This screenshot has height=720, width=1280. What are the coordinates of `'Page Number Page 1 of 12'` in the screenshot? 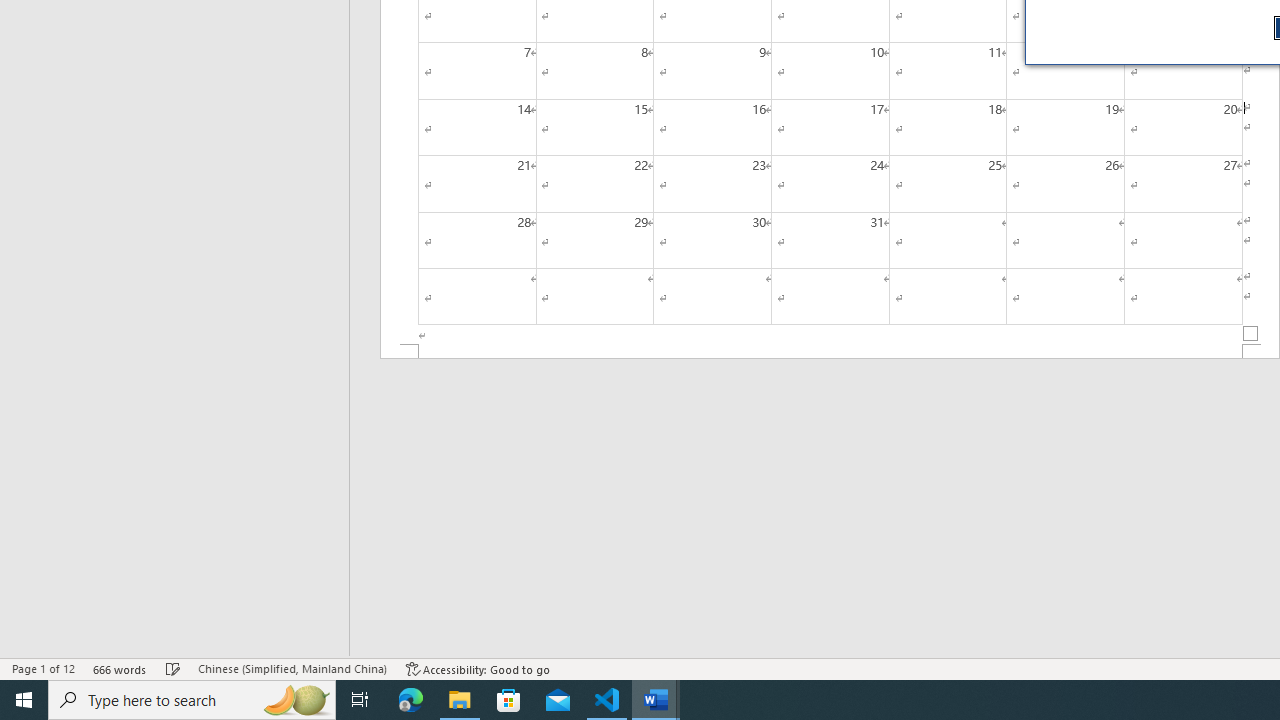 It's located at (43, 669).